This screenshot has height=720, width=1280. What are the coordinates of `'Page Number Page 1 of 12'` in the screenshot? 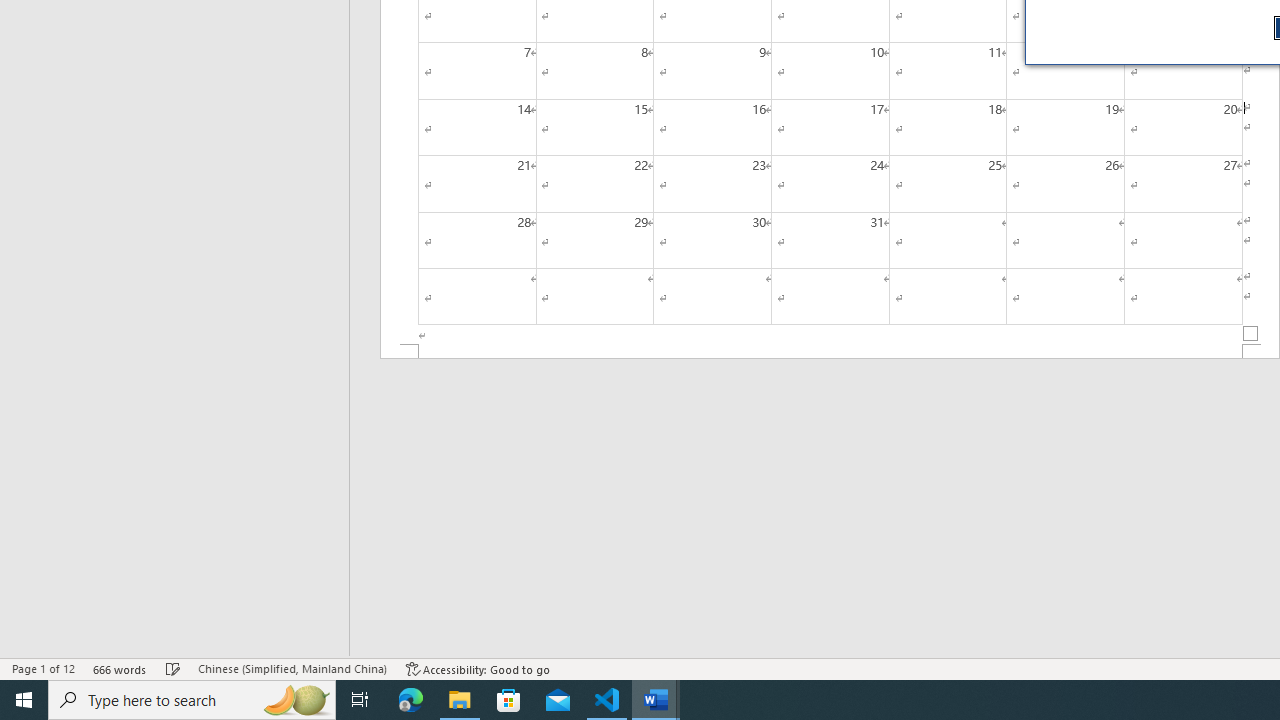 It's located at (43, 669).